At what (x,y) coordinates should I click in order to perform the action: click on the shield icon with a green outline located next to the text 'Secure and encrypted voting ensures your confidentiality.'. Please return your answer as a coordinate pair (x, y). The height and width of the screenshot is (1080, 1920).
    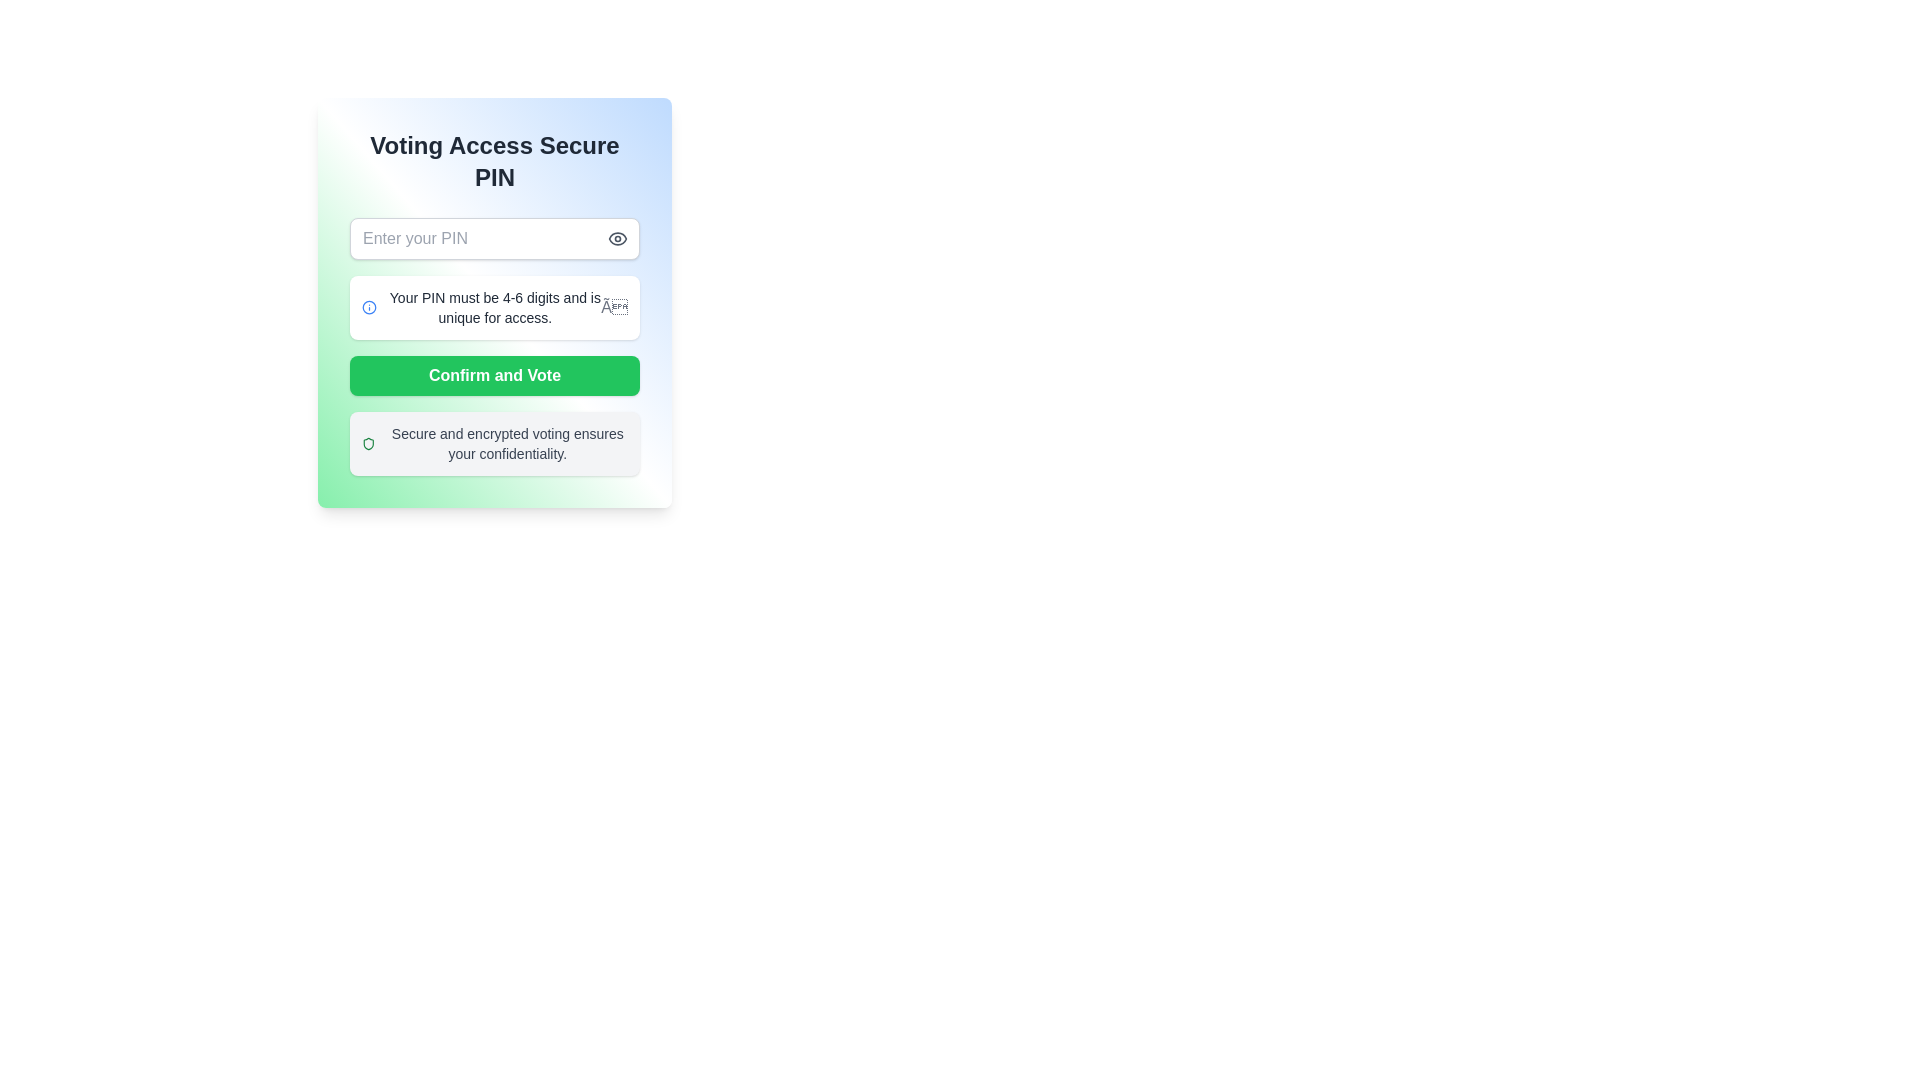
    Looking at the image, I should click on (368, 442).